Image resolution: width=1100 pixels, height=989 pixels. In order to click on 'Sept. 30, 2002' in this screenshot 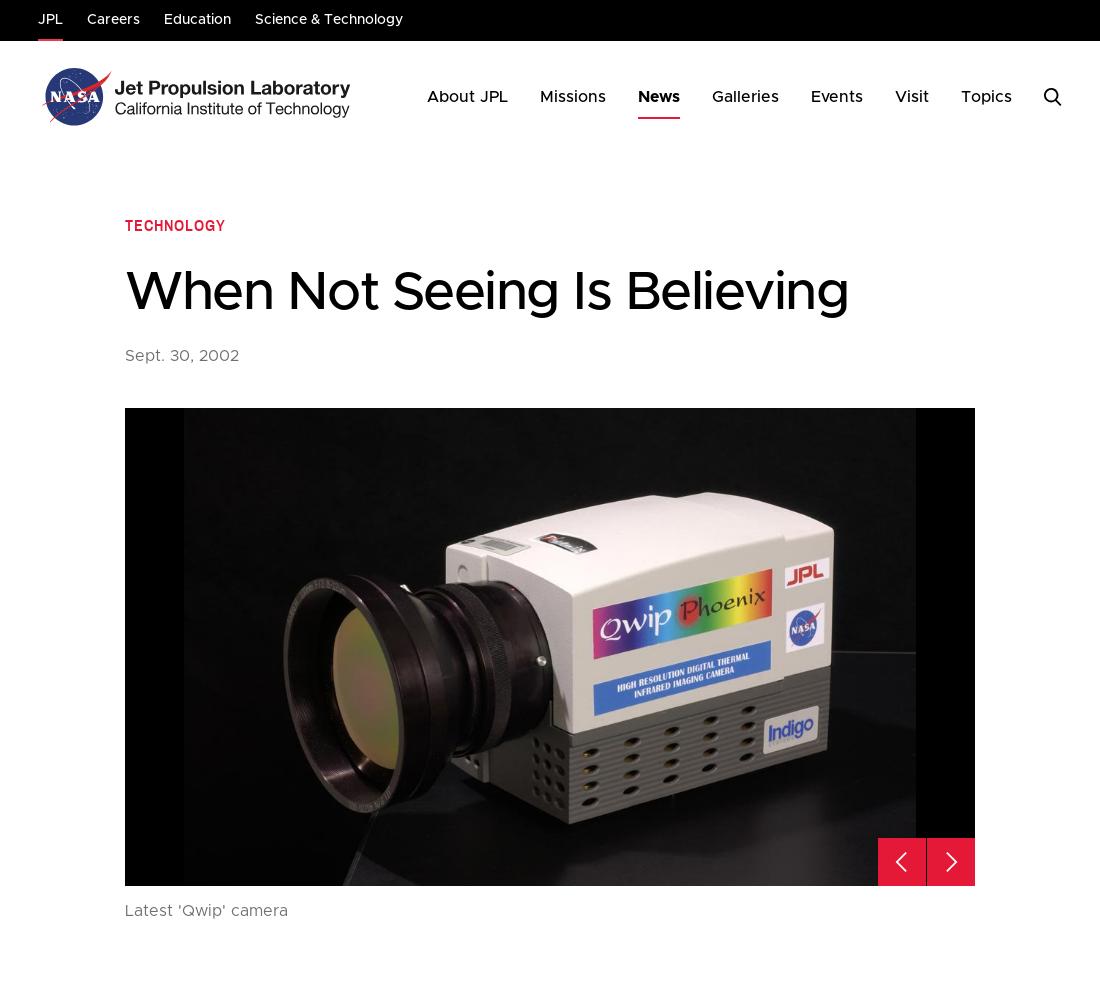, I will do `click(181, 355)`.